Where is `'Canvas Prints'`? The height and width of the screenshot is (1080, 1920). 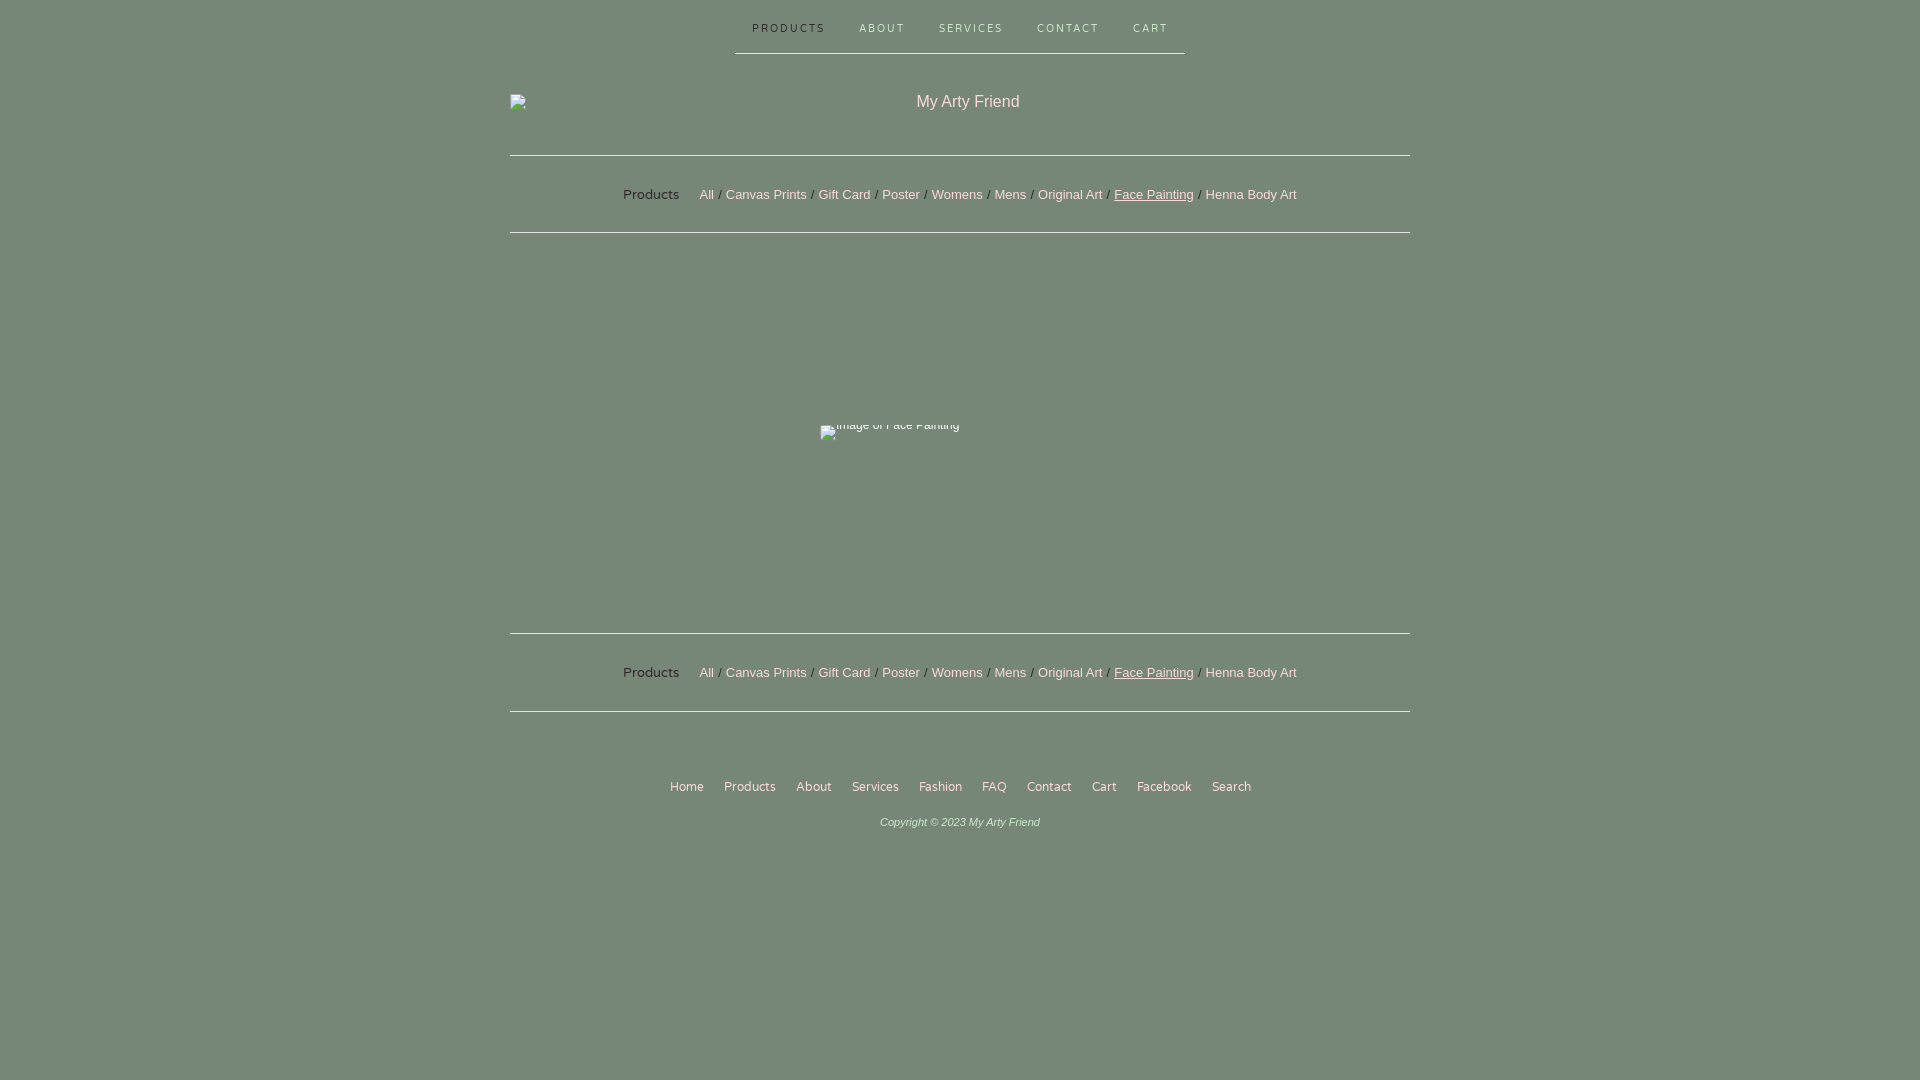 'Canvas Prints' is located at coordinates (765, 193).